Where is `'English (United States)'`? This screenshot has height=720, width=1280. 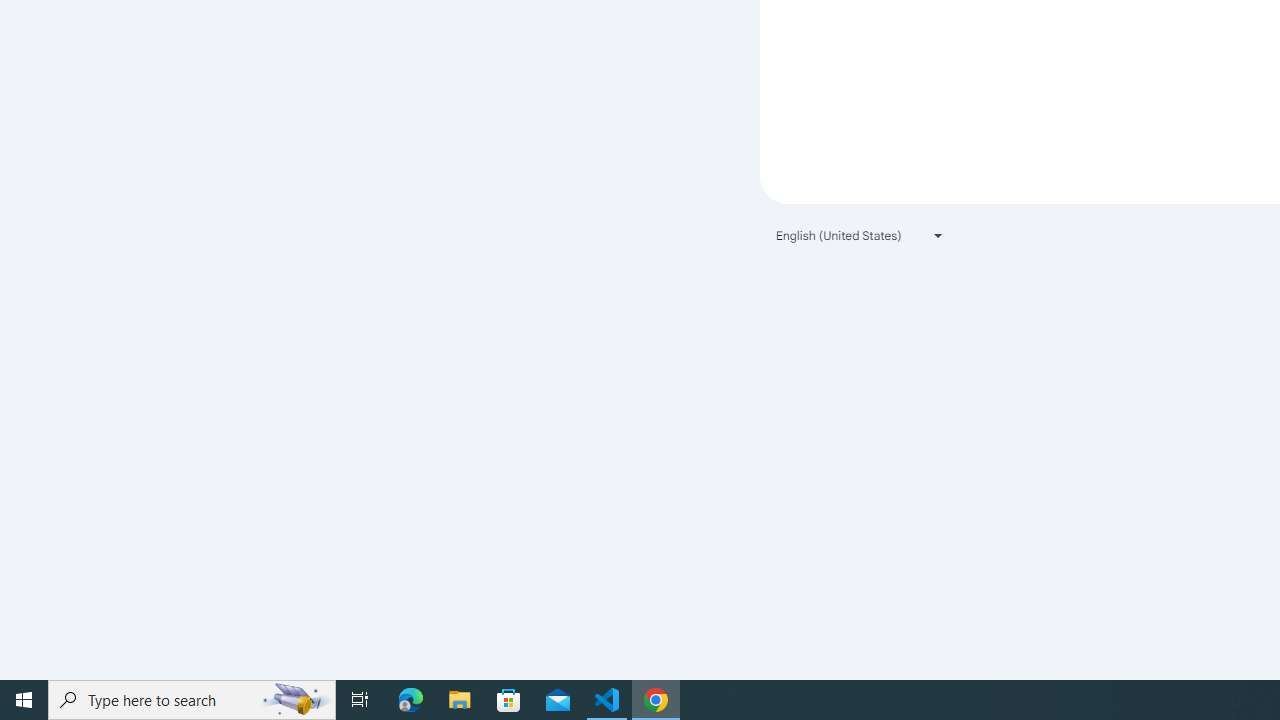
'English (United States)' is located at coordinates (860, 234).